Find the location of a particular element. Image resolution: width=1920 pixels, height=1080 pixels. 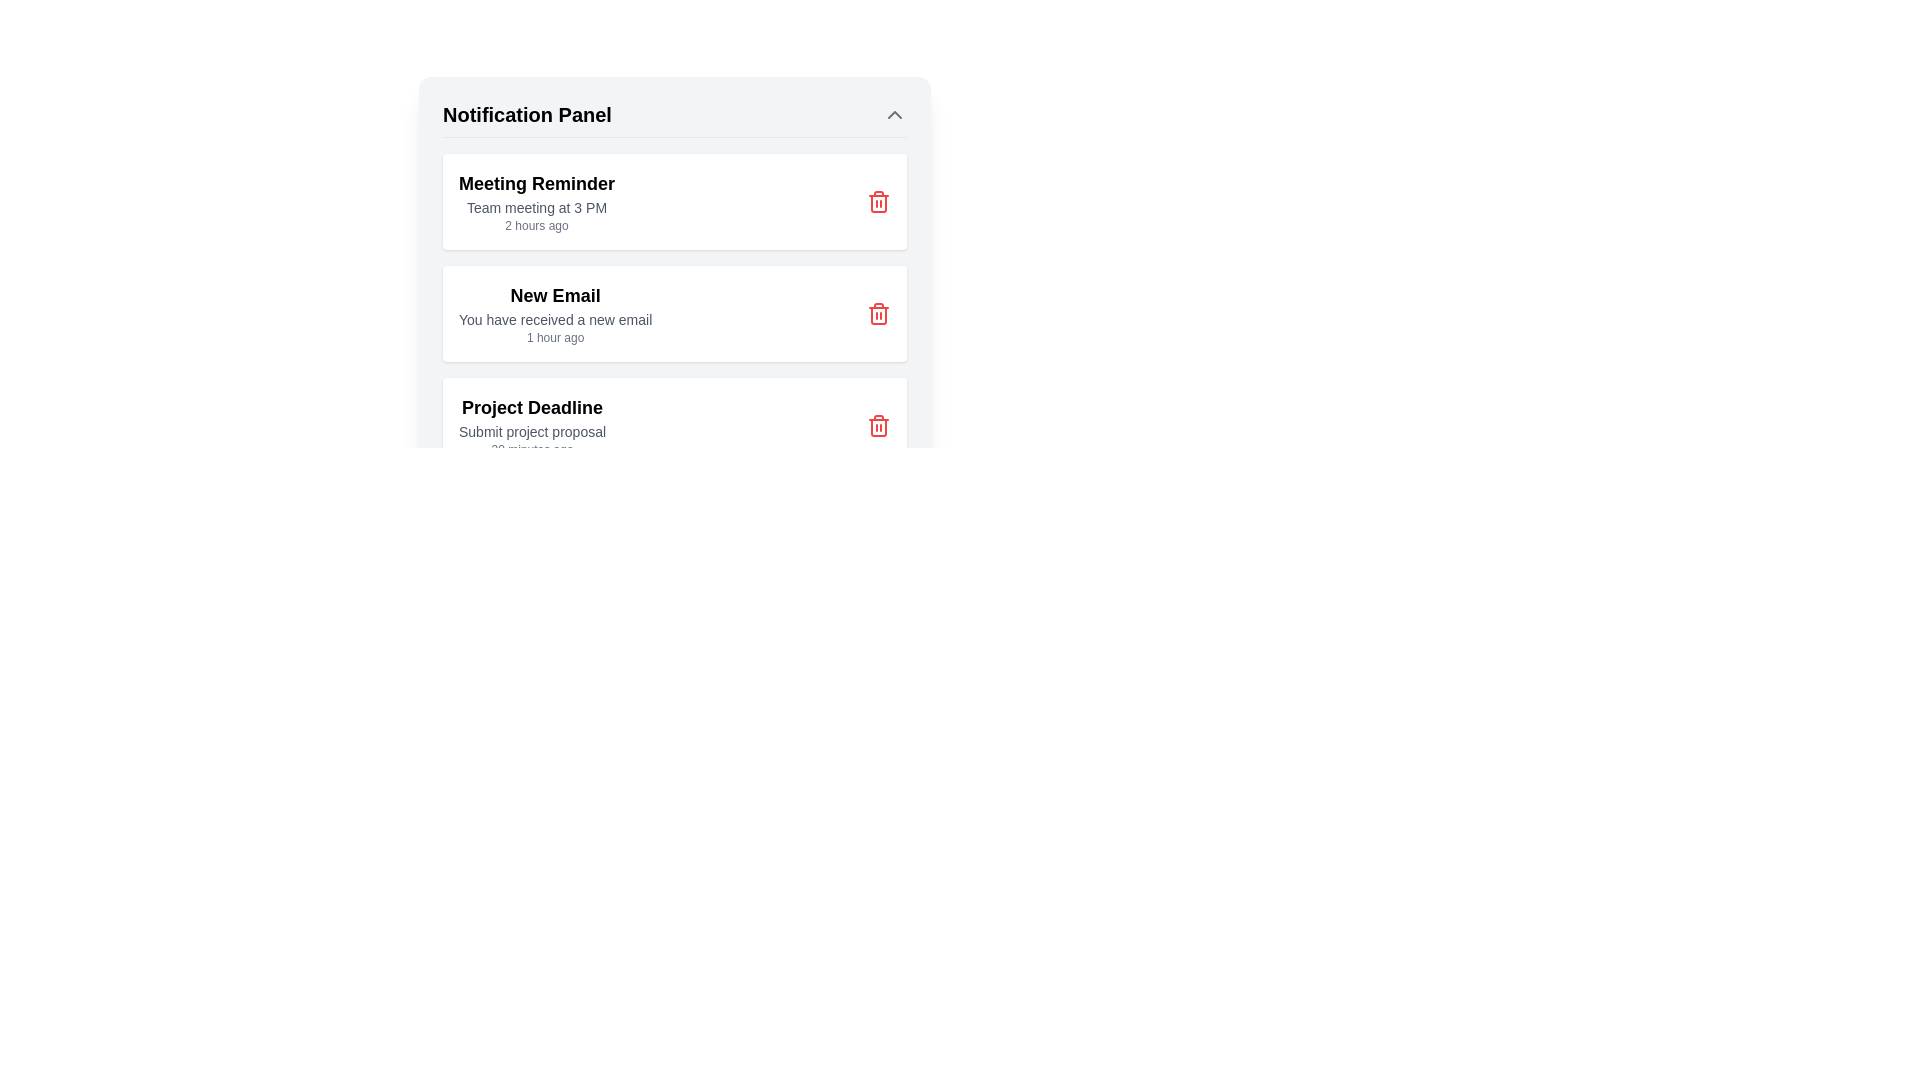

the 'New Email' text label, which is a large, bold font located at the top-center of the email notification card is located at coordinates (555, 296).